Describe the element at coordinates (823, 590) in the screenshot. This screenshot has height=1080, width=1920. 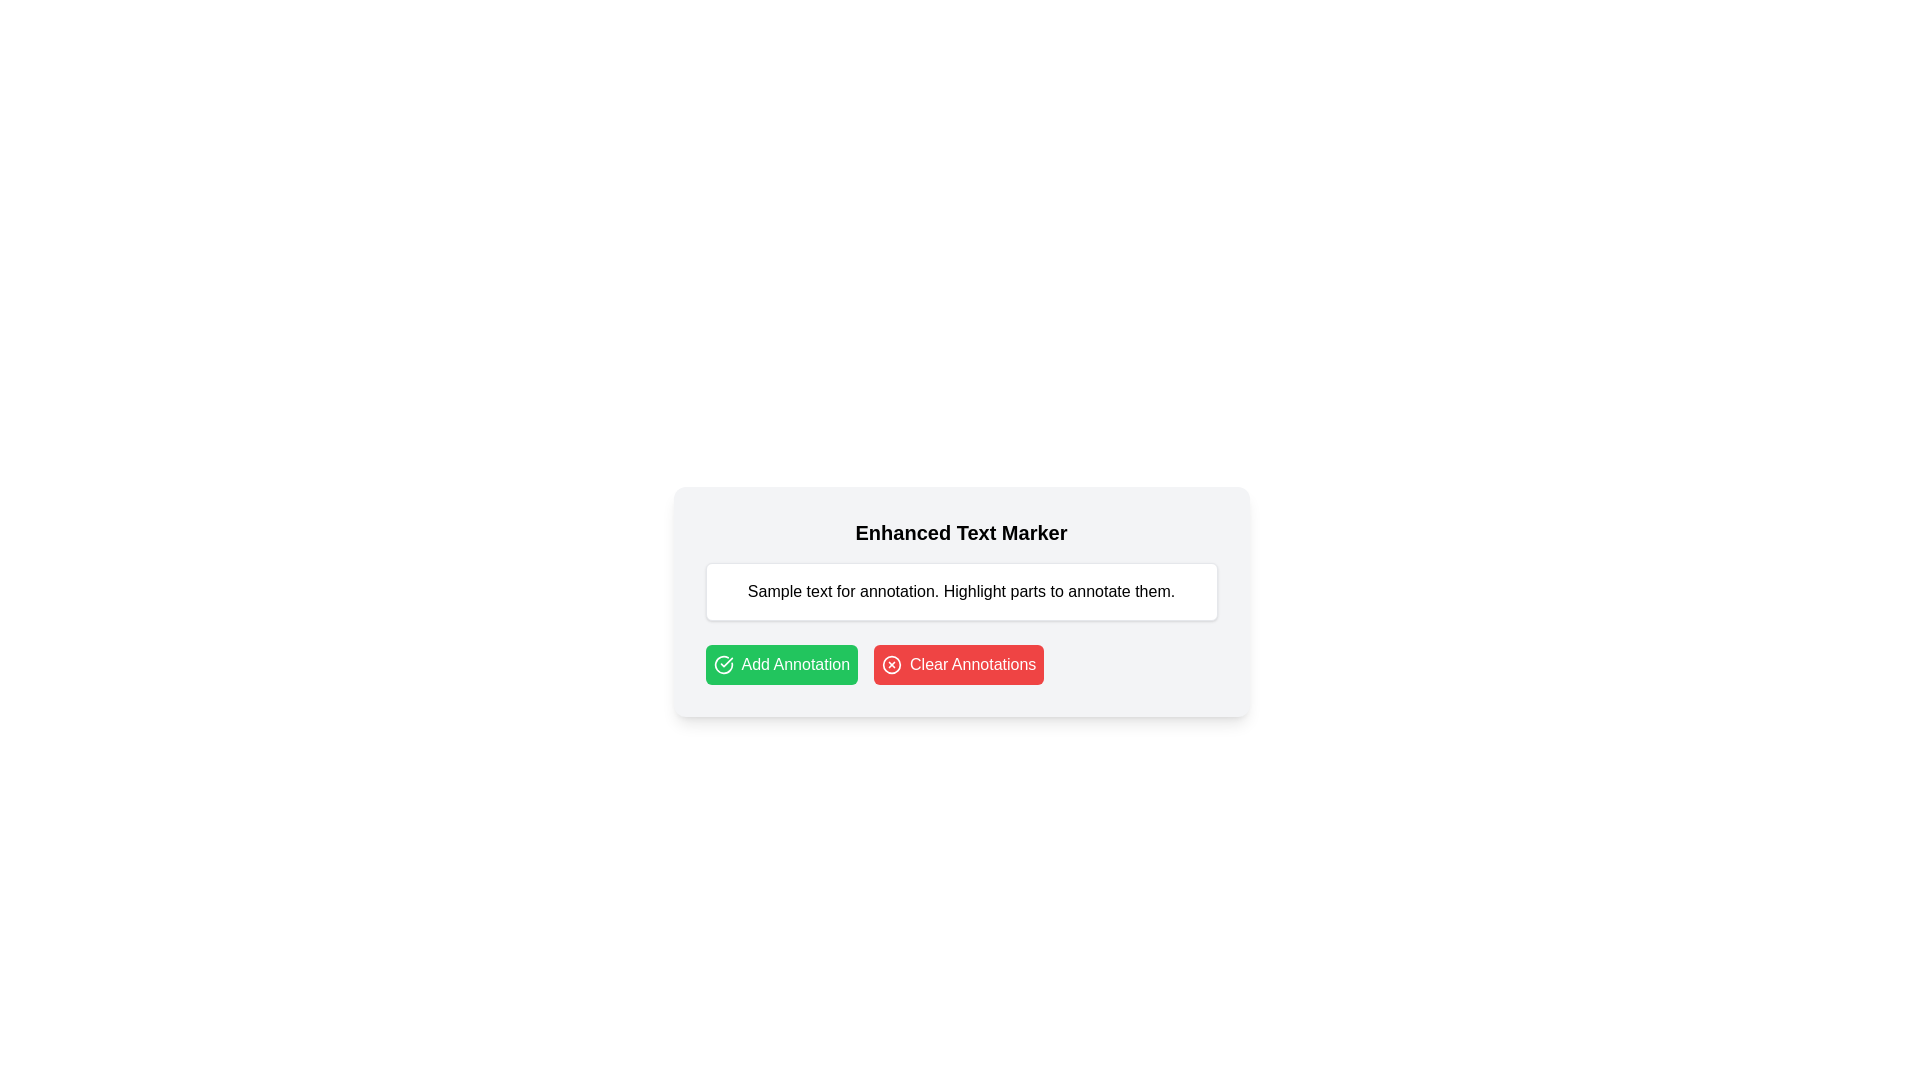
I see `the static text character 'x' in the sentence 'Sample text for annotation. Highlight parts to annotate them.'` at that location.